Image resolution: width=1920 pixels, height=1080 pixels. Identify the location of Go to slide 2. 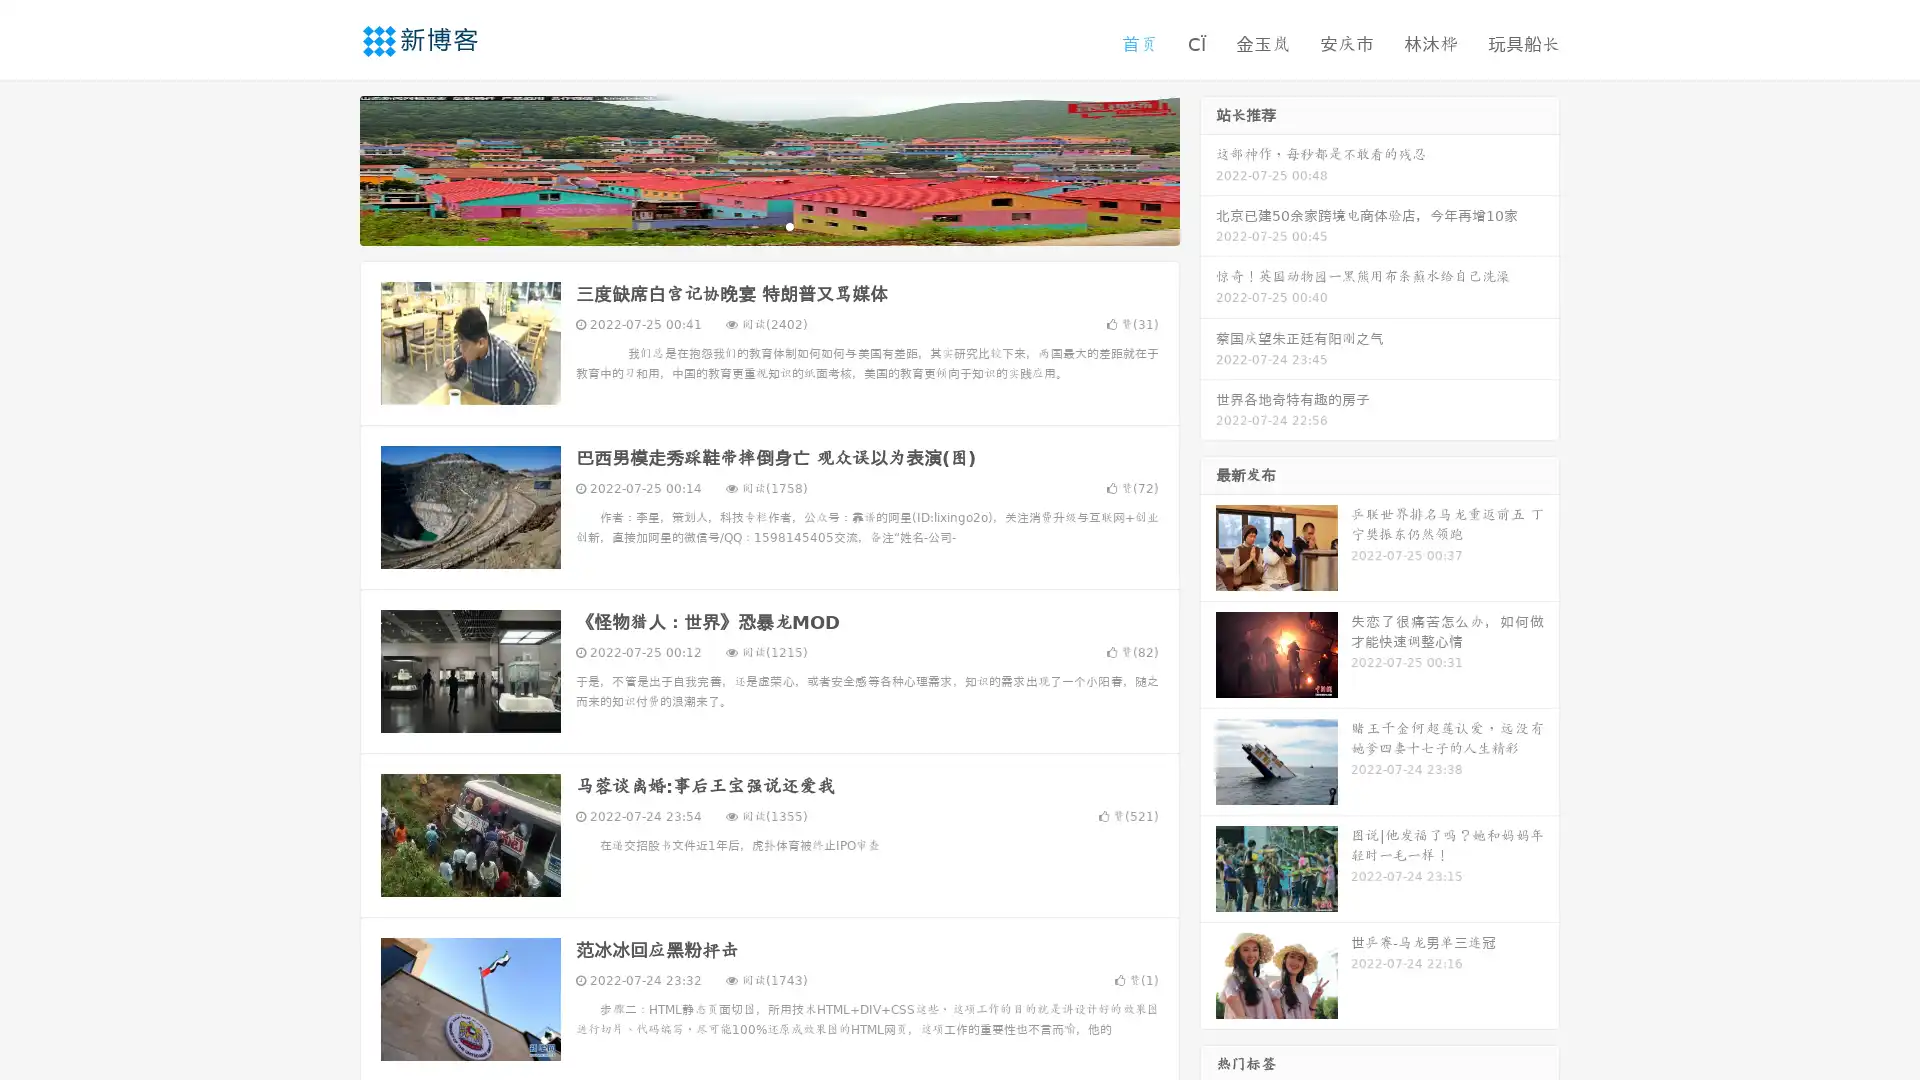
(768, 225).